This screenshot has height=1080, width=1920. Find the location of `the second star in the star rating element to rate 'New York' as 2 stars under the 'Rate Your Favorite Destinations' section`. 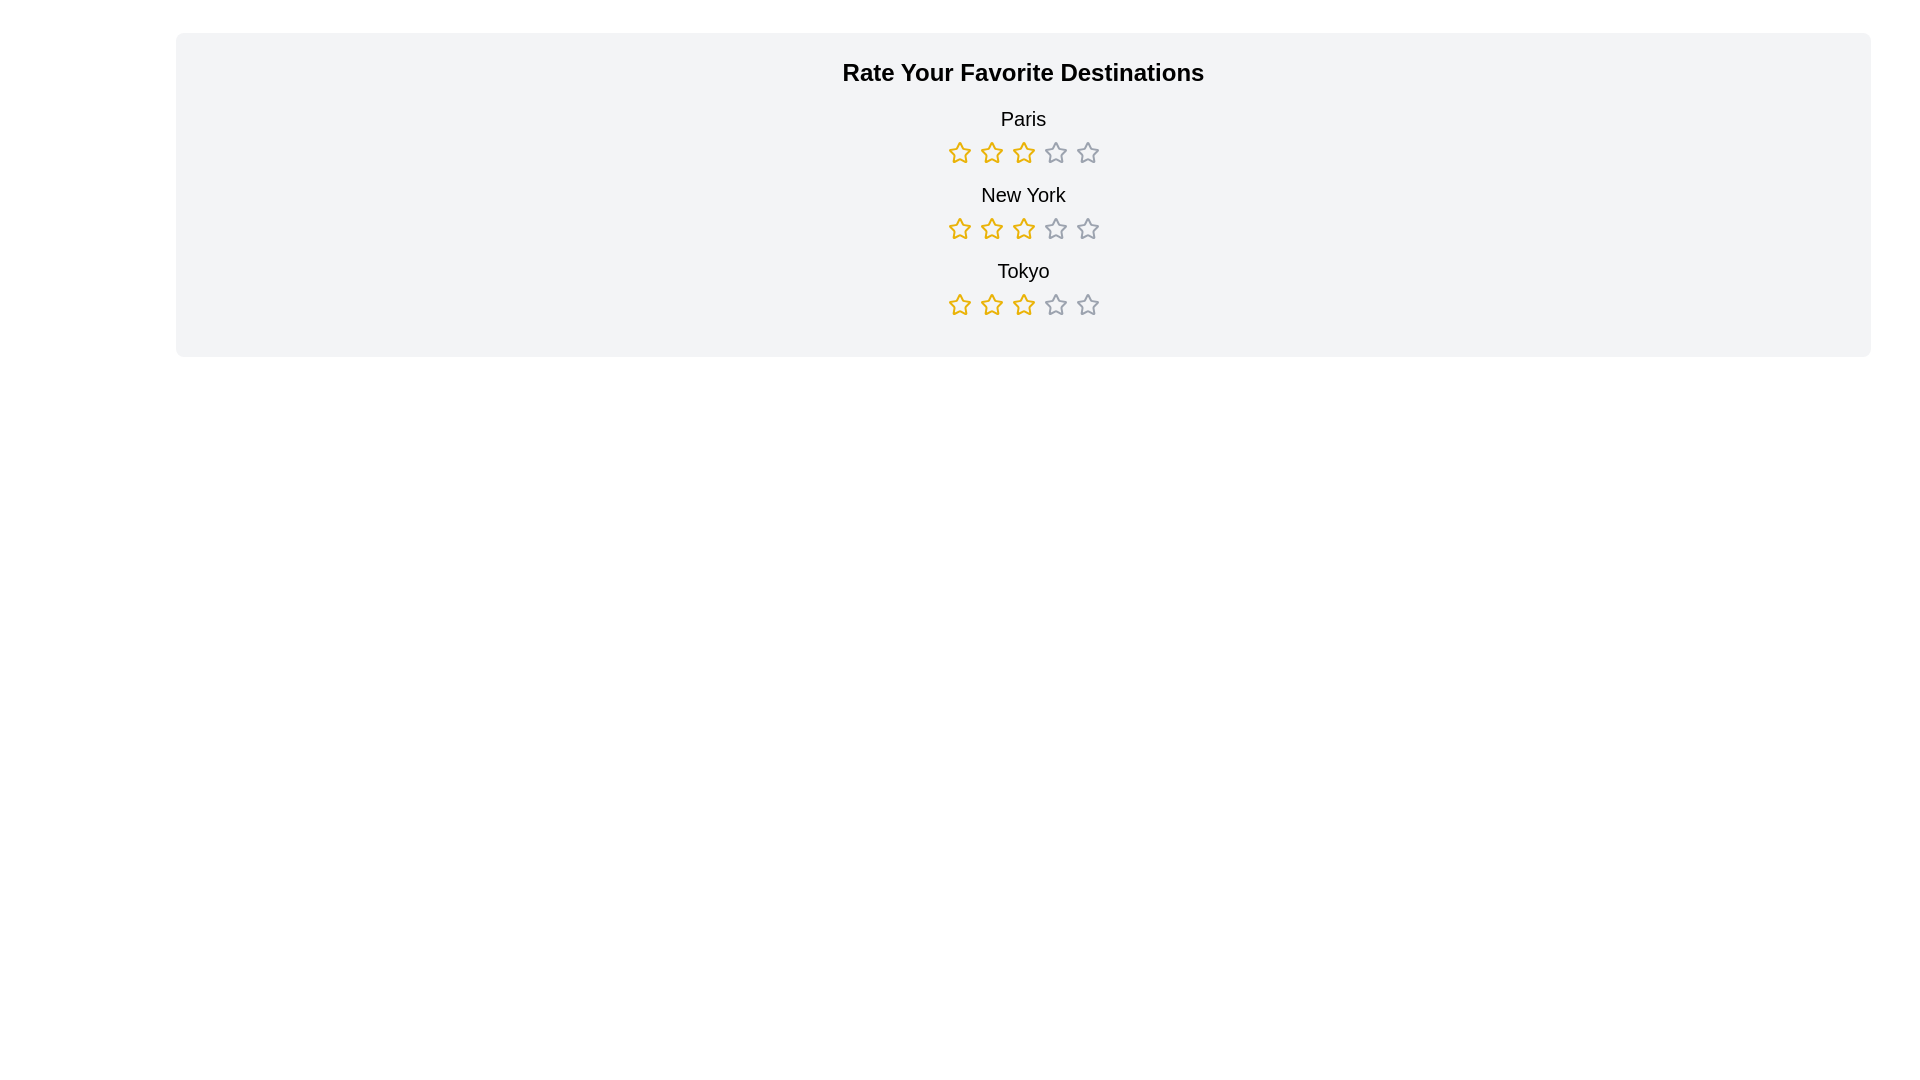

the second star in the star rating element to rate 'New York' as 2 stars under the 'Rate Your Favorite Destinations' section is located at coordinates (991, 227).